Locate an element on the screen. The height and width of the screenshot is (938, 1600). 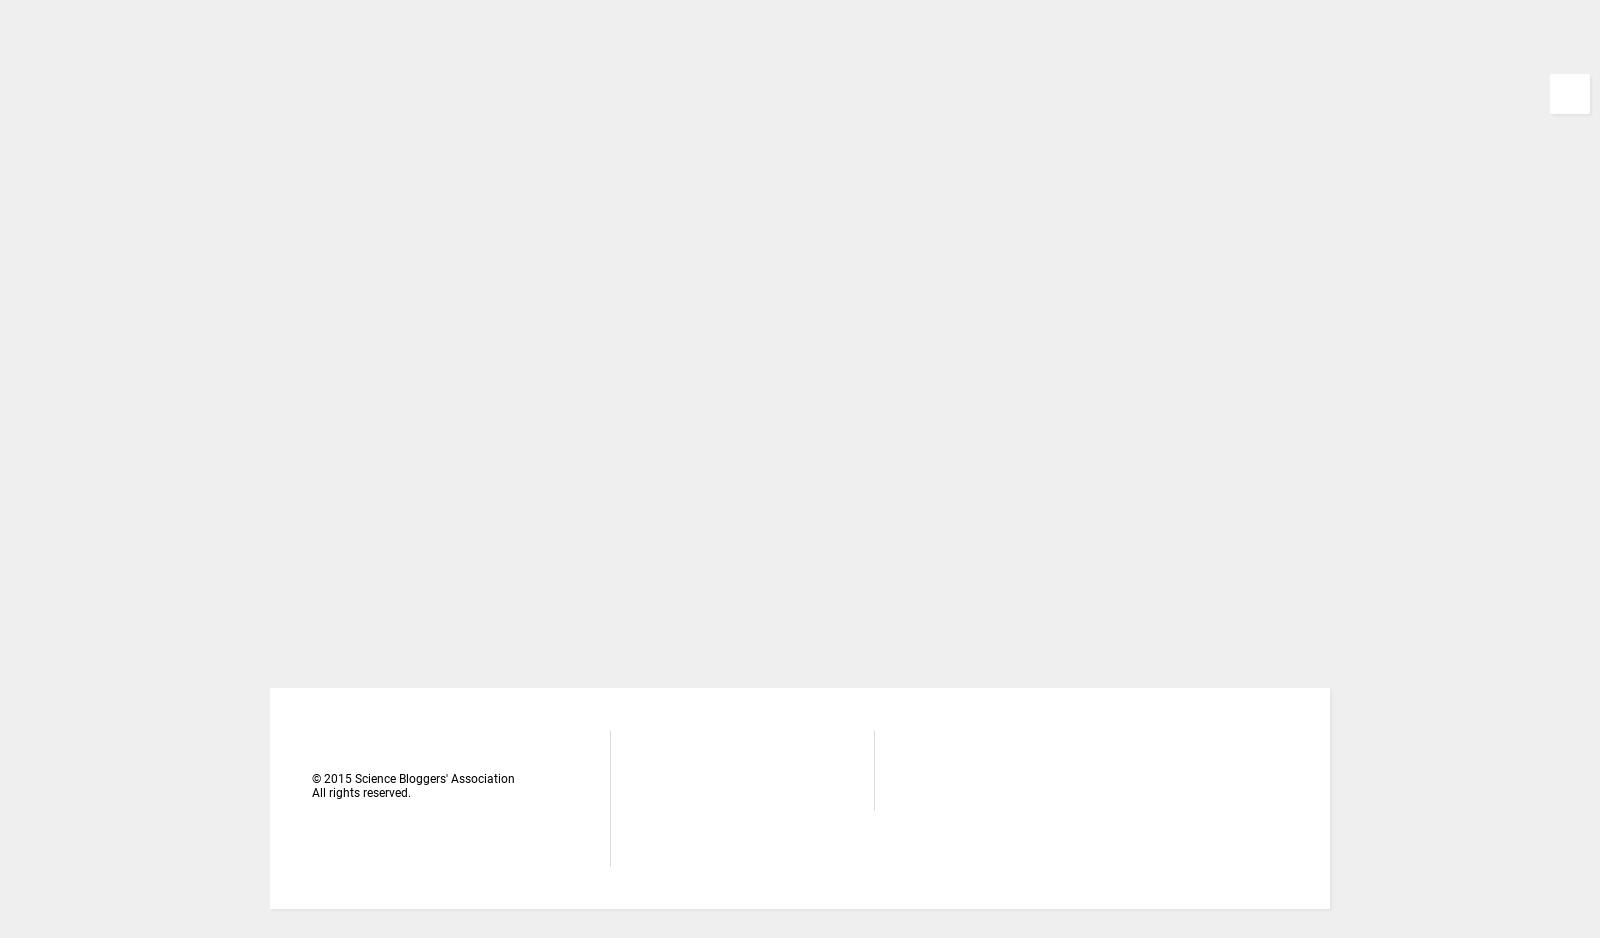
'twitter' is located at coordinates (970, 776).